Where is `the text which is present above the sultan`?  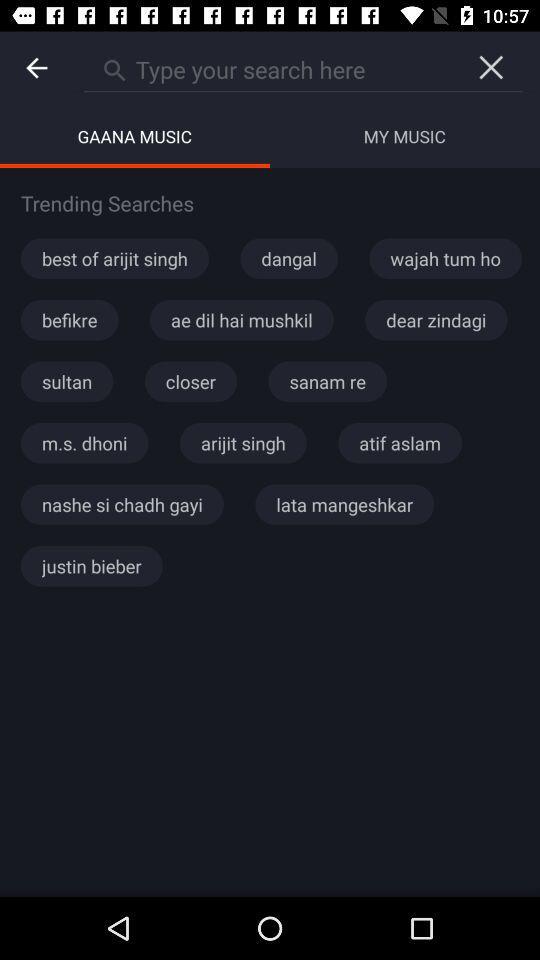 the text which is present above the sultan is located at coordinates (68, 320).